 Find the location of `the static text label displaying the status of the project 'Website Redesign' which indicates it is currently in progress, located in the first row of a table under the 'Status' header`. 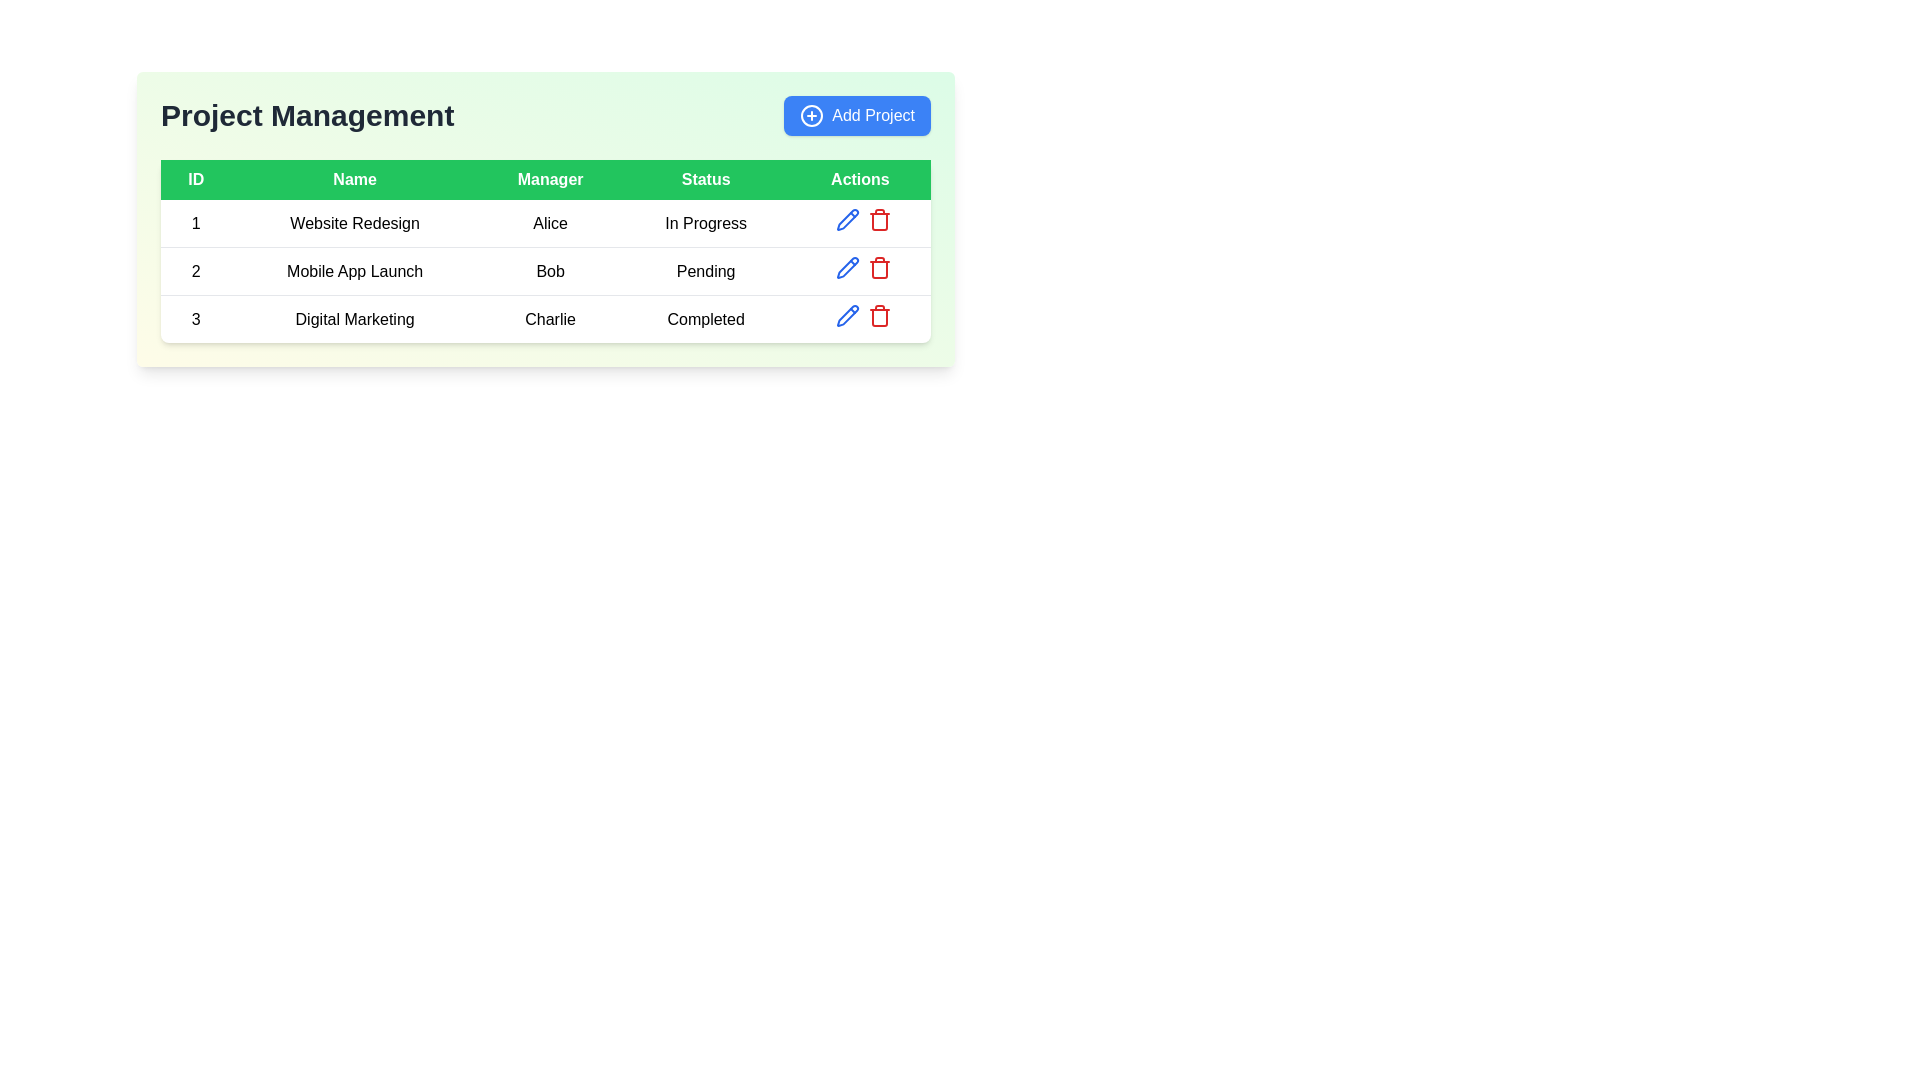

the static text label displaying the status of the project 'Website Redesign' which indicates it is currently in progress, located in the first row of a table under the 'Status' header is located at coordinates (706, 223).